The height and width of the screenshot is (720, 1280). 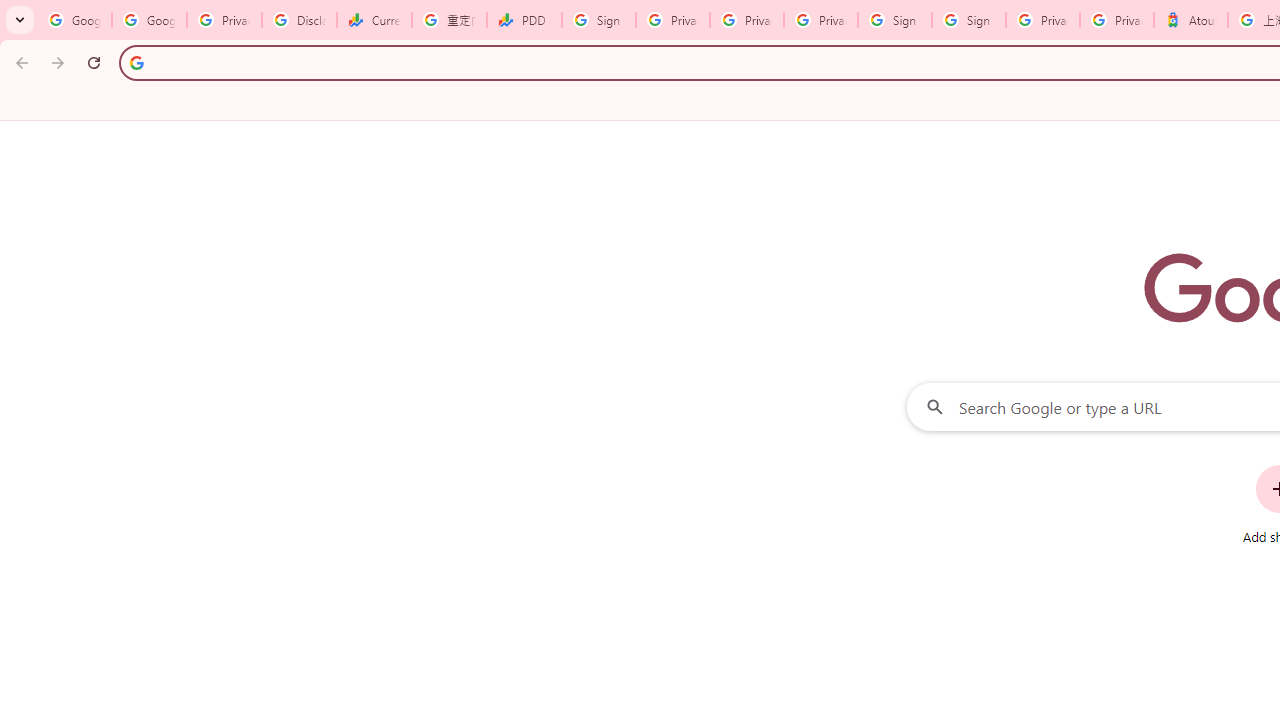 I want to click on 'Atour Hotel - Google hotels', so click(x=1191, y=20).